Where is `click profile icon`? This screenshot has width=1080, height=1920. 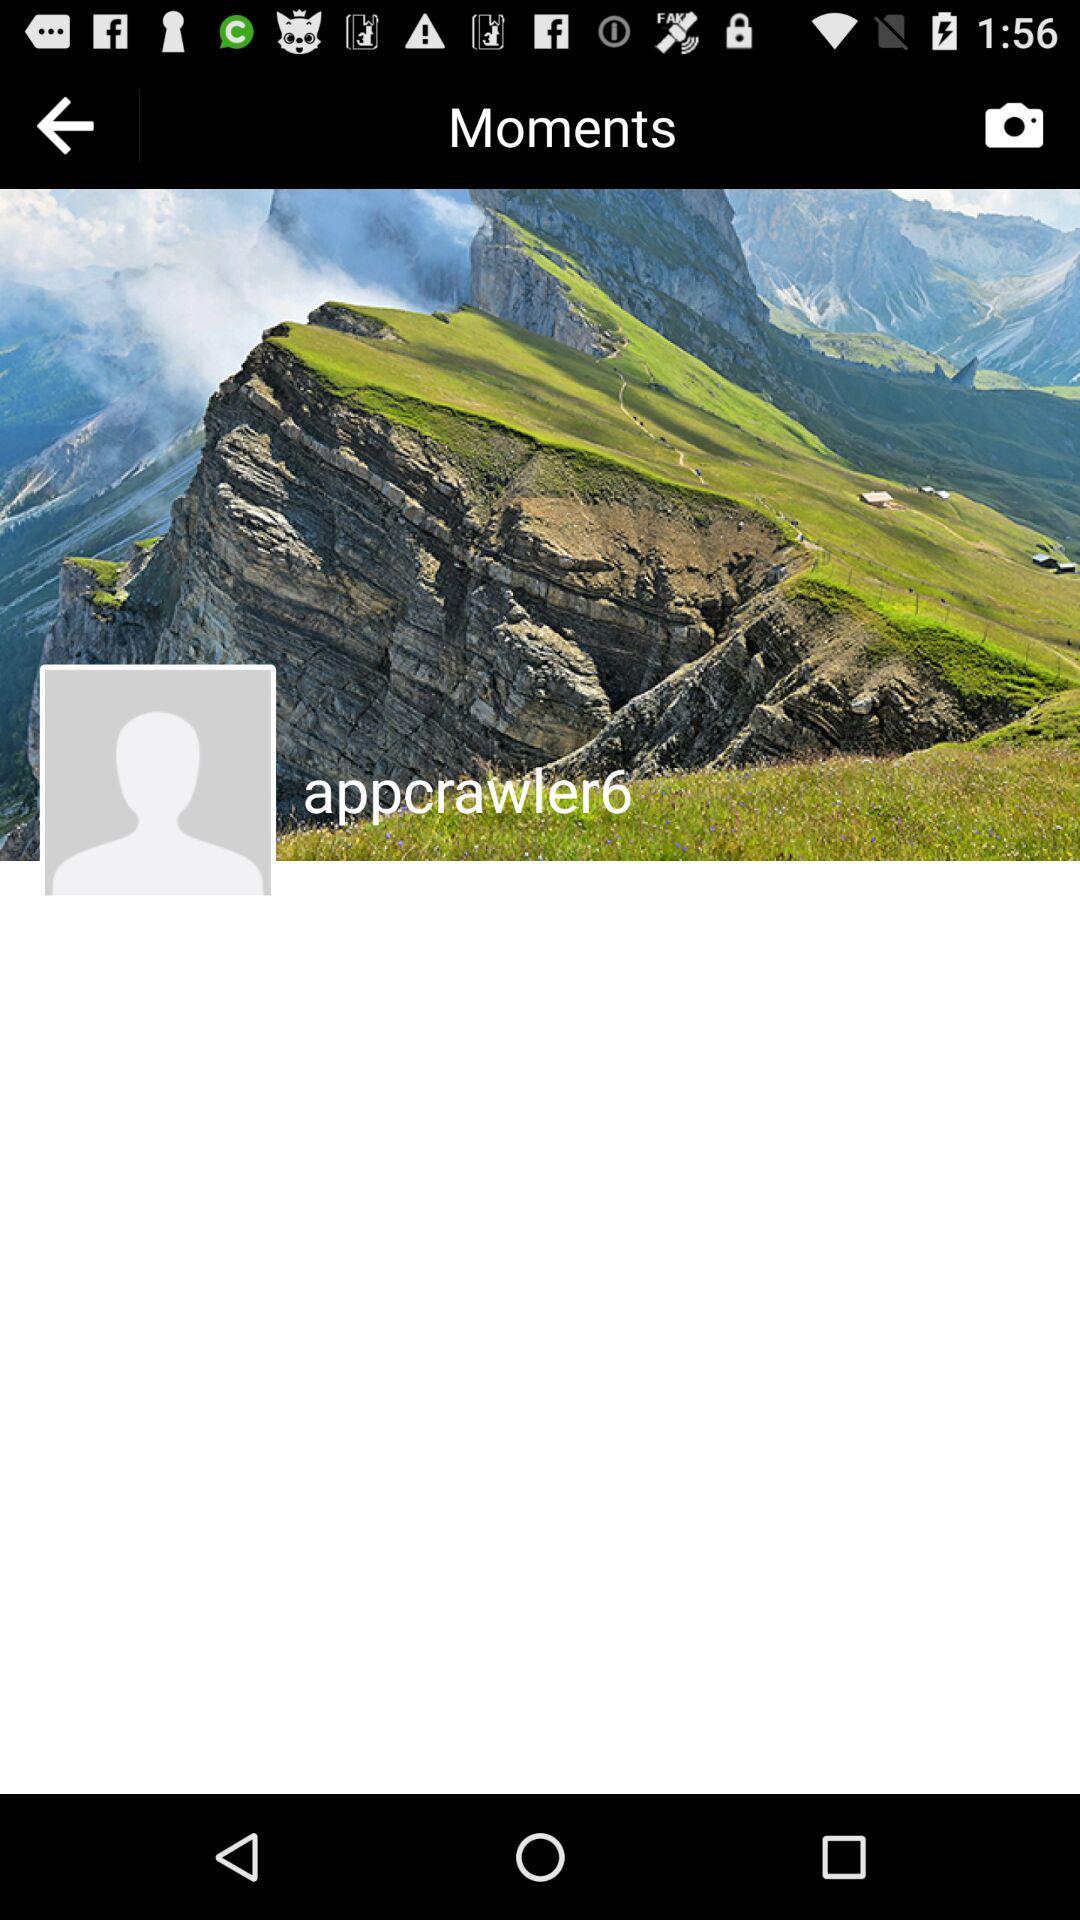 click profile icon is located at coordinates (156, 781).